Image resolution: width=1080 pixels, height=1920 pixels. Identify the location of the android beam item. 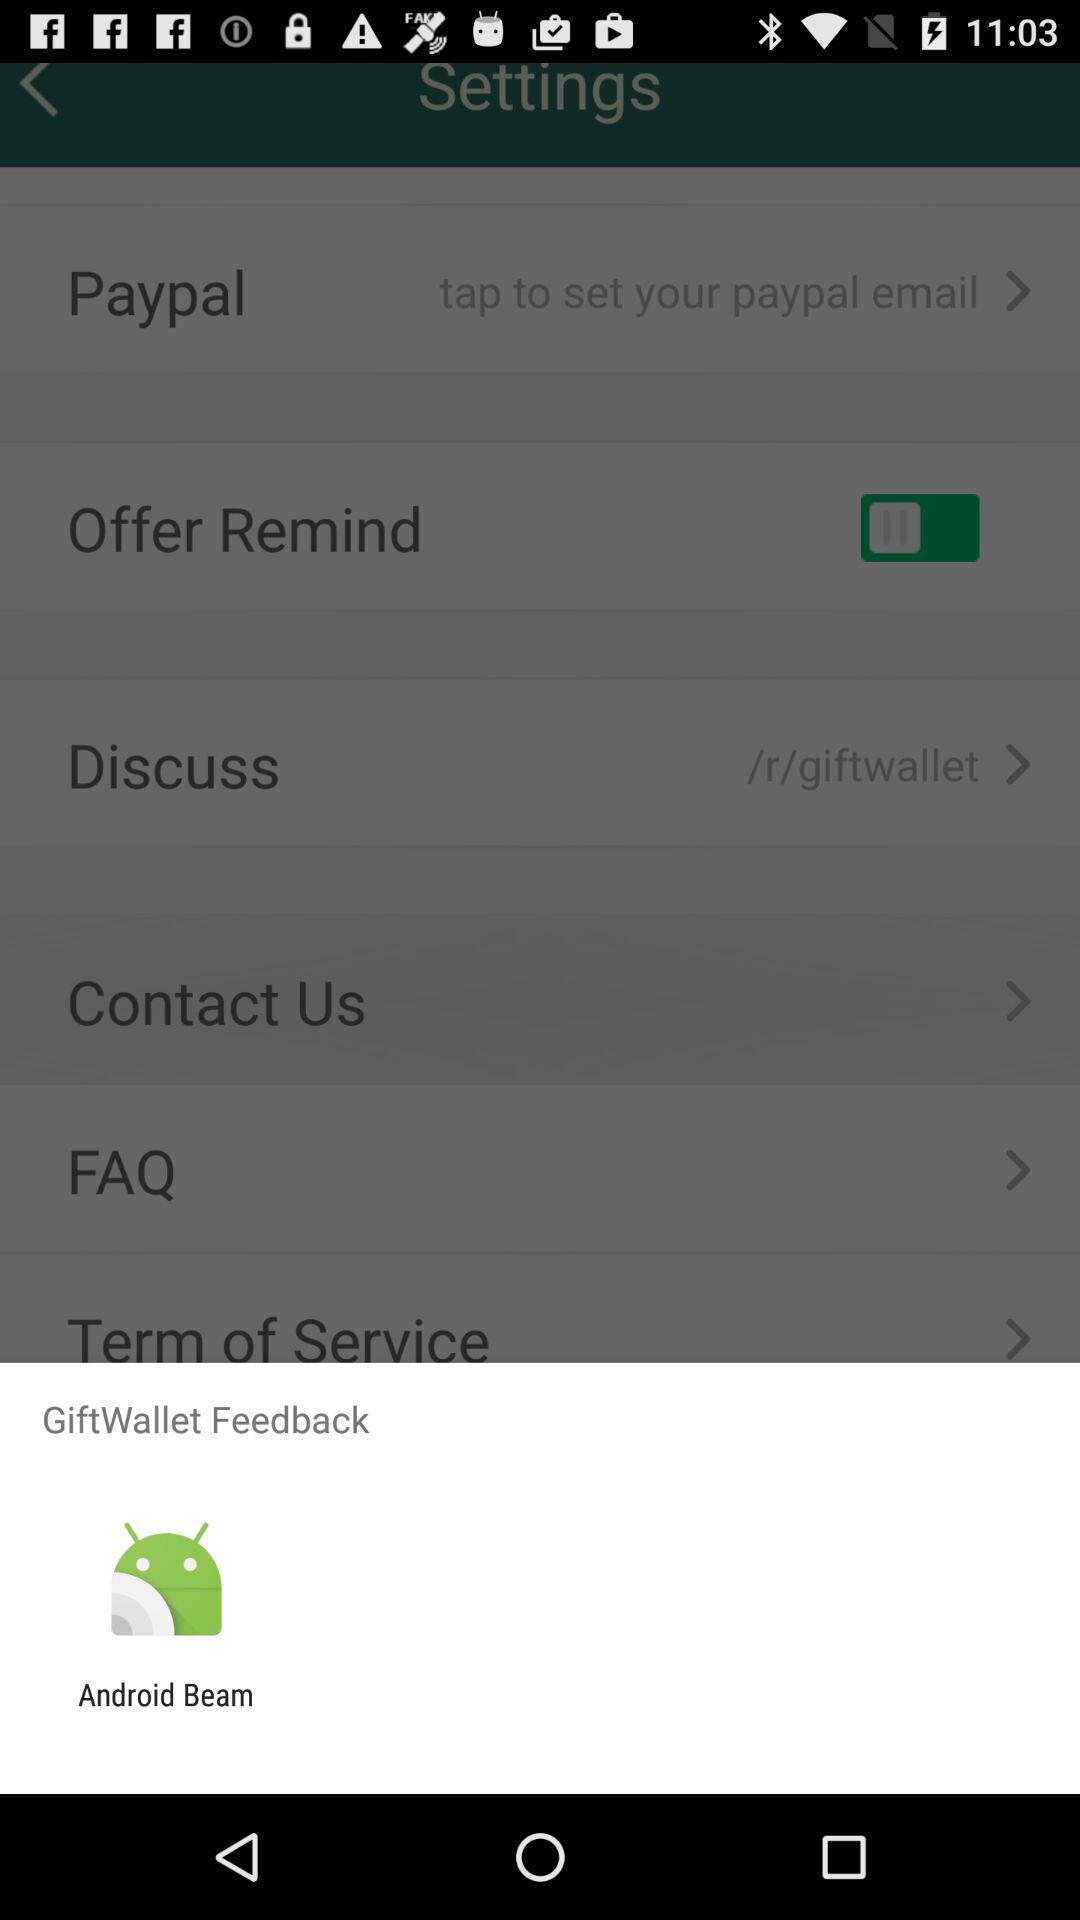
(165, 1711).